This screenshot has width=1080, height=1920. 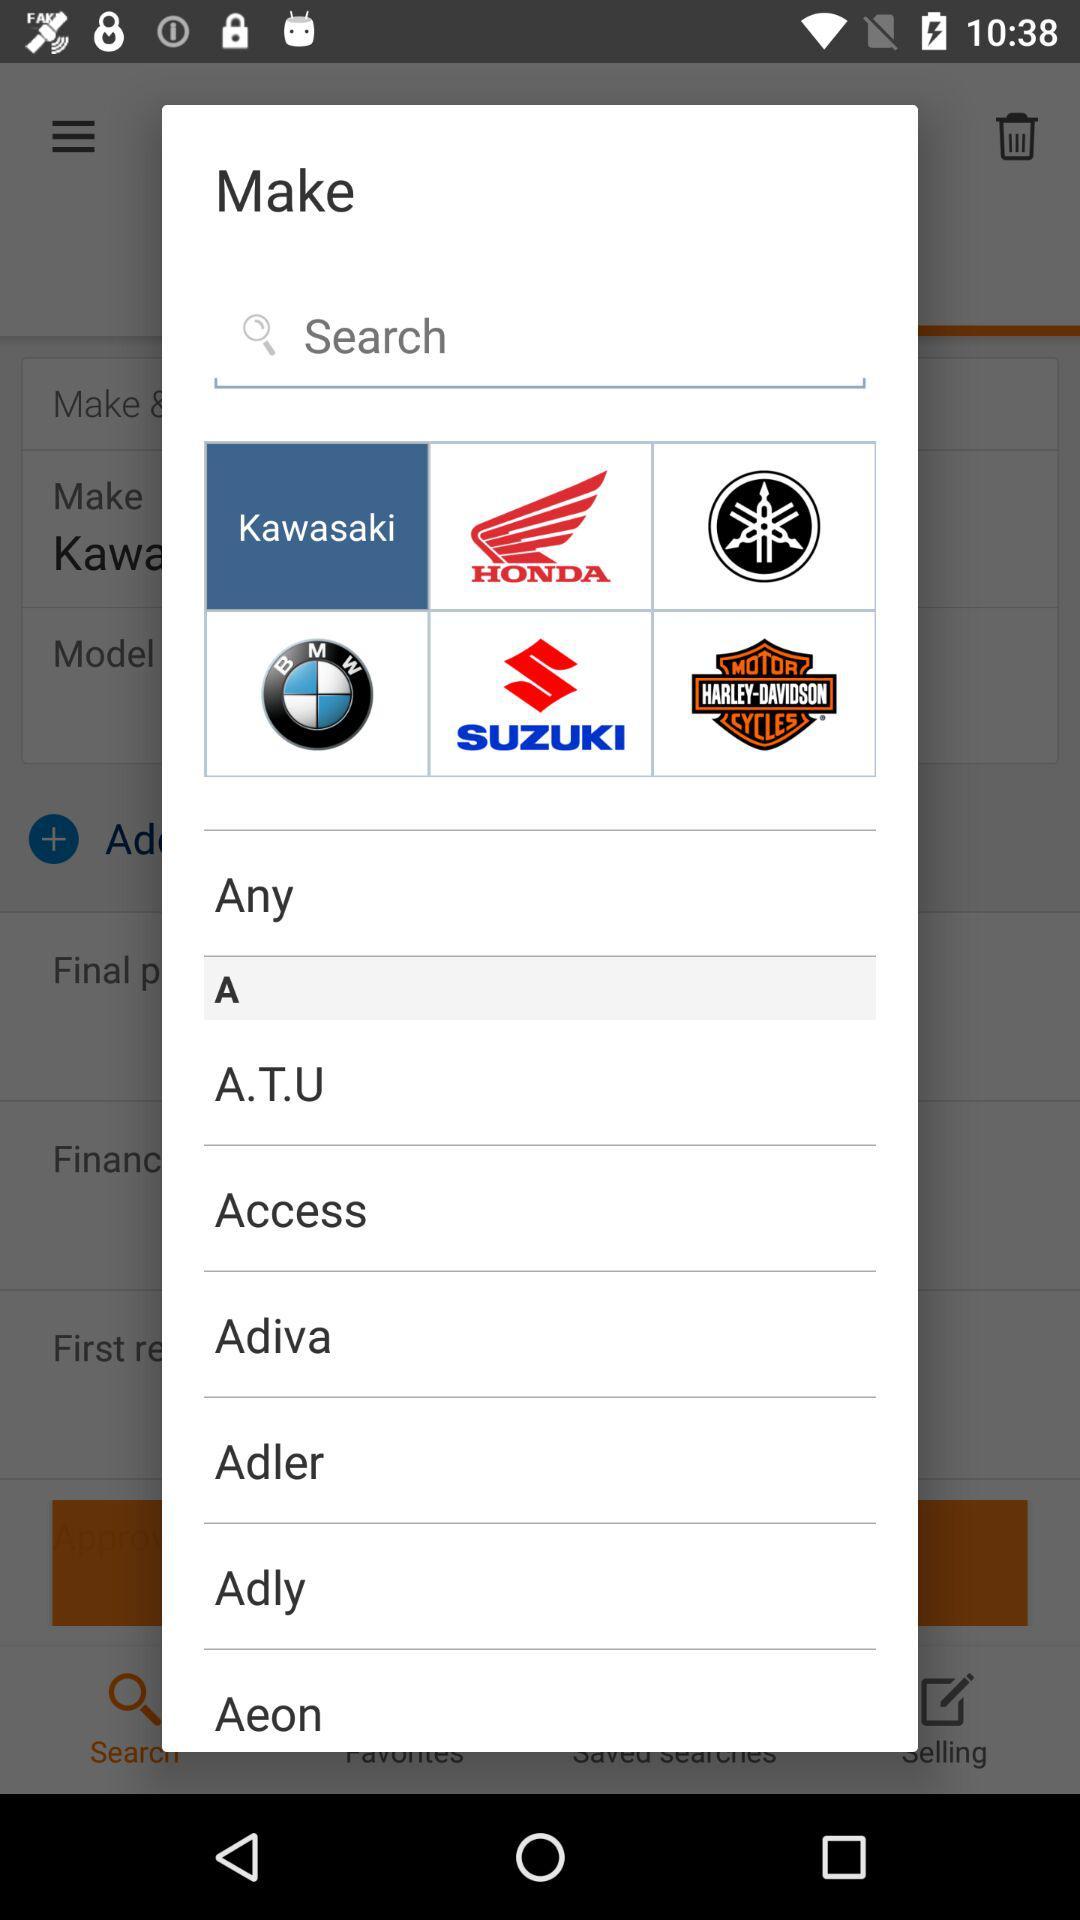 What do you see at coordinates (540, 830) in the screenshot?
I see `the item above the any item` at bounding box center [540, 830].